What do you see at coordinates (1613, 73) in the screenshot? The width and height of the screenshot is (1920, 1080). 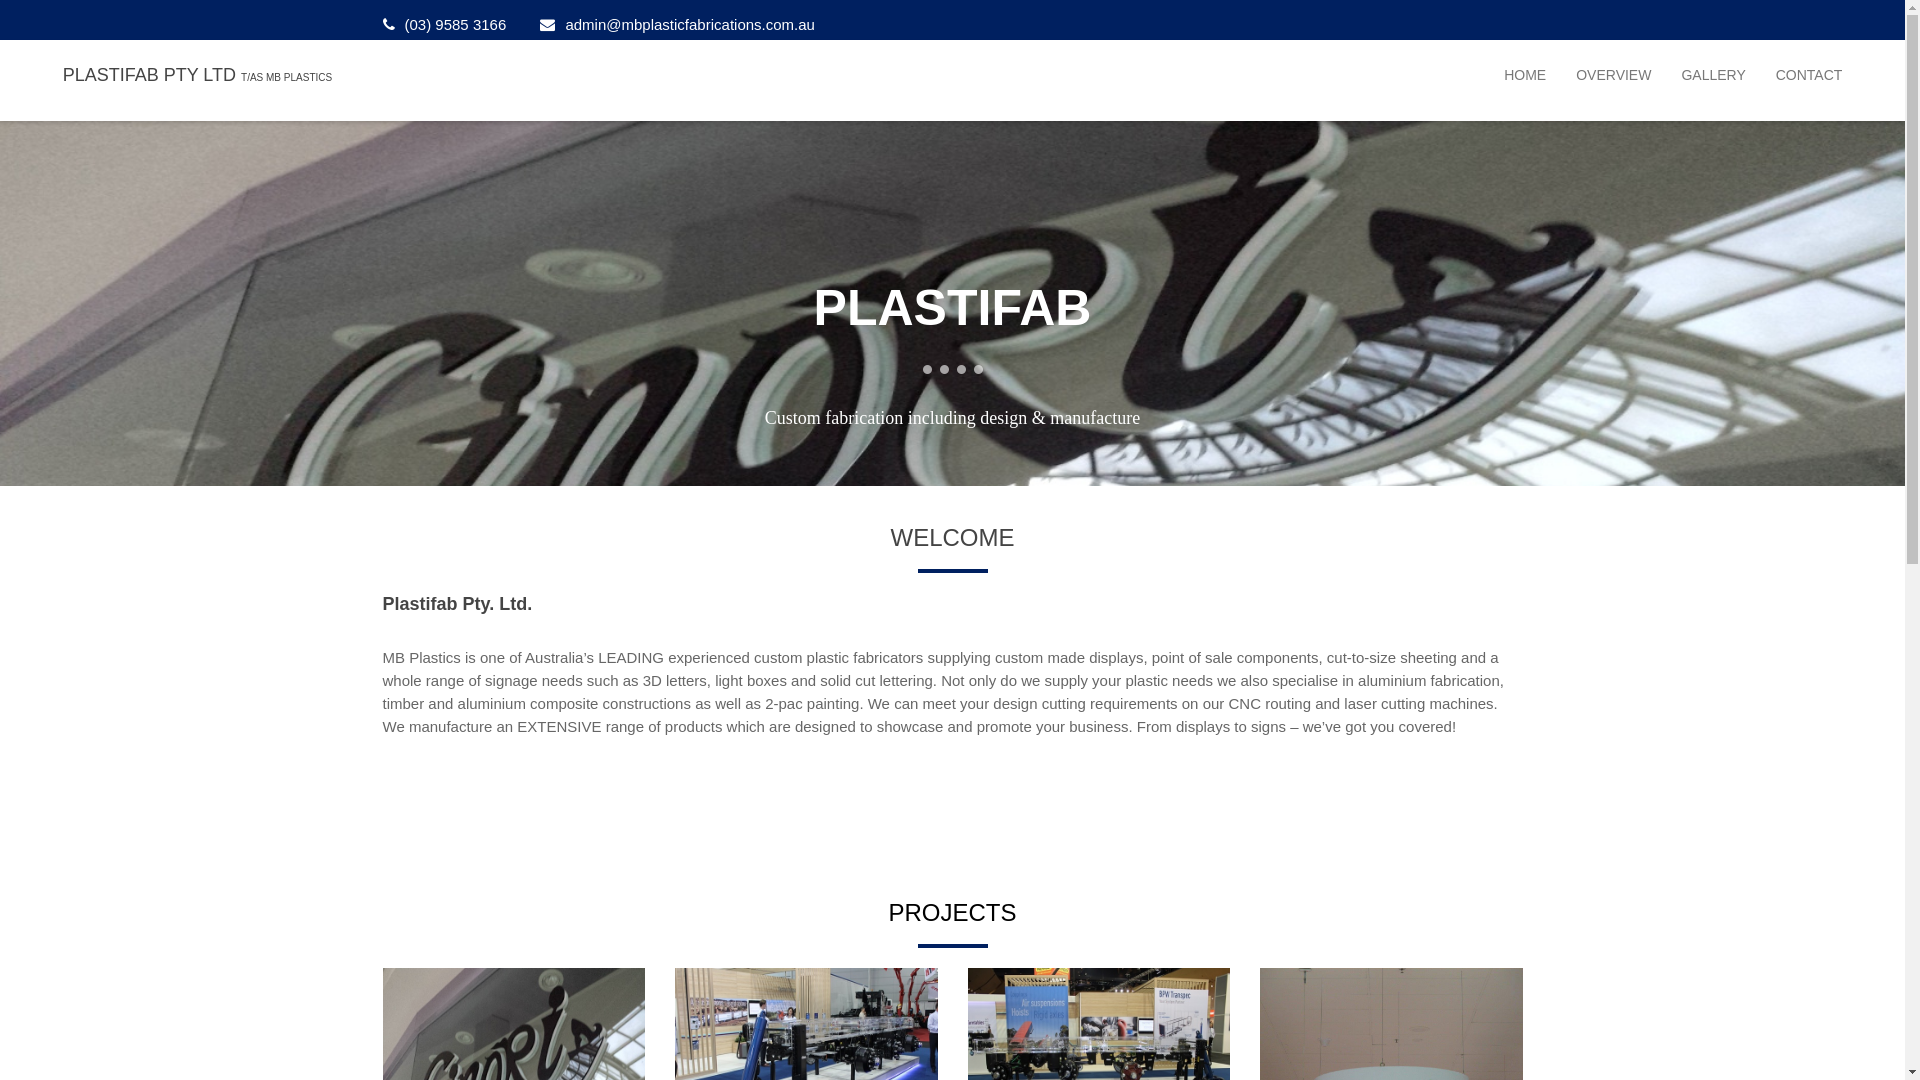 I see `'OVERVIEW'` at bounding box center [1613, 73].